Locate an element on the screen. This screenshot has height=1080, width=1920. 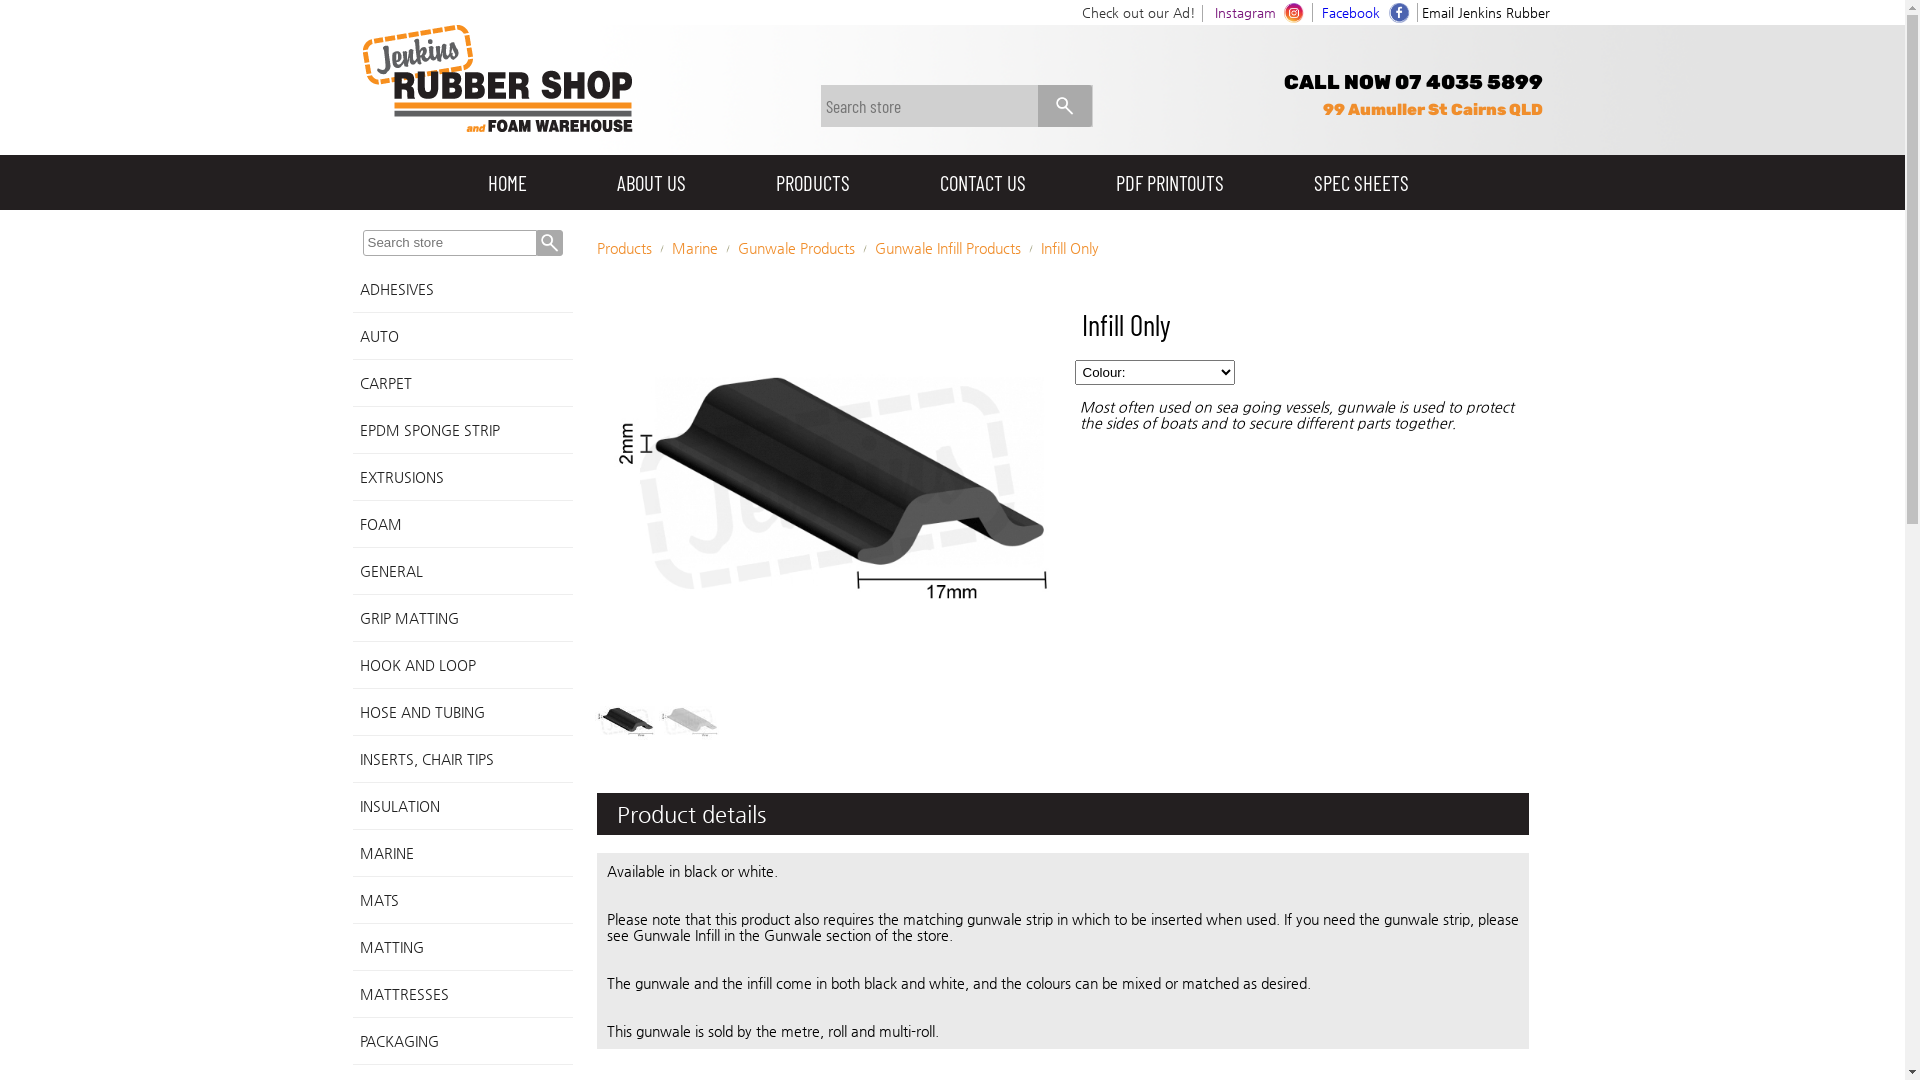
'GENERAL' is located at coordinates (351, 571).